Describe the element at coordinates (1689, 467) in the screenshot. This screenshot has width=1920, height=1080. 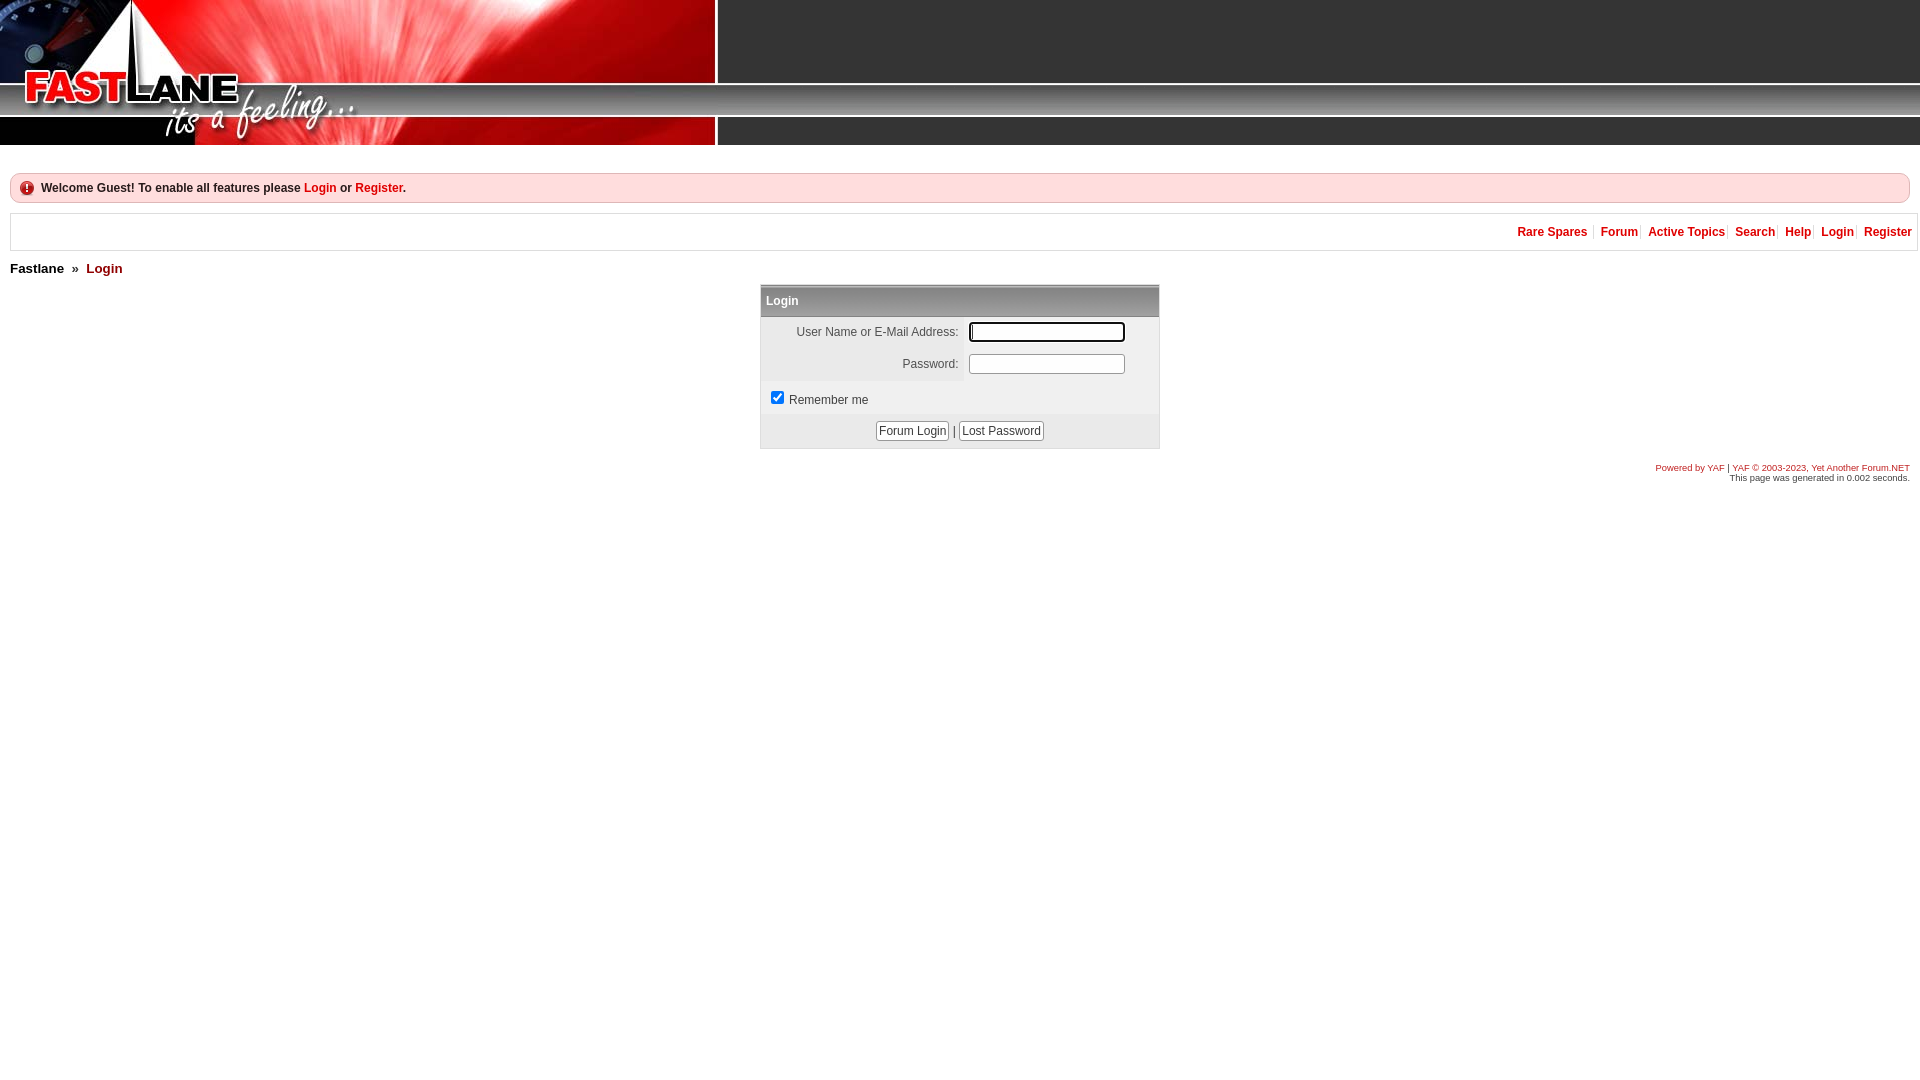
I see `'Powered by YAF'` at that location.